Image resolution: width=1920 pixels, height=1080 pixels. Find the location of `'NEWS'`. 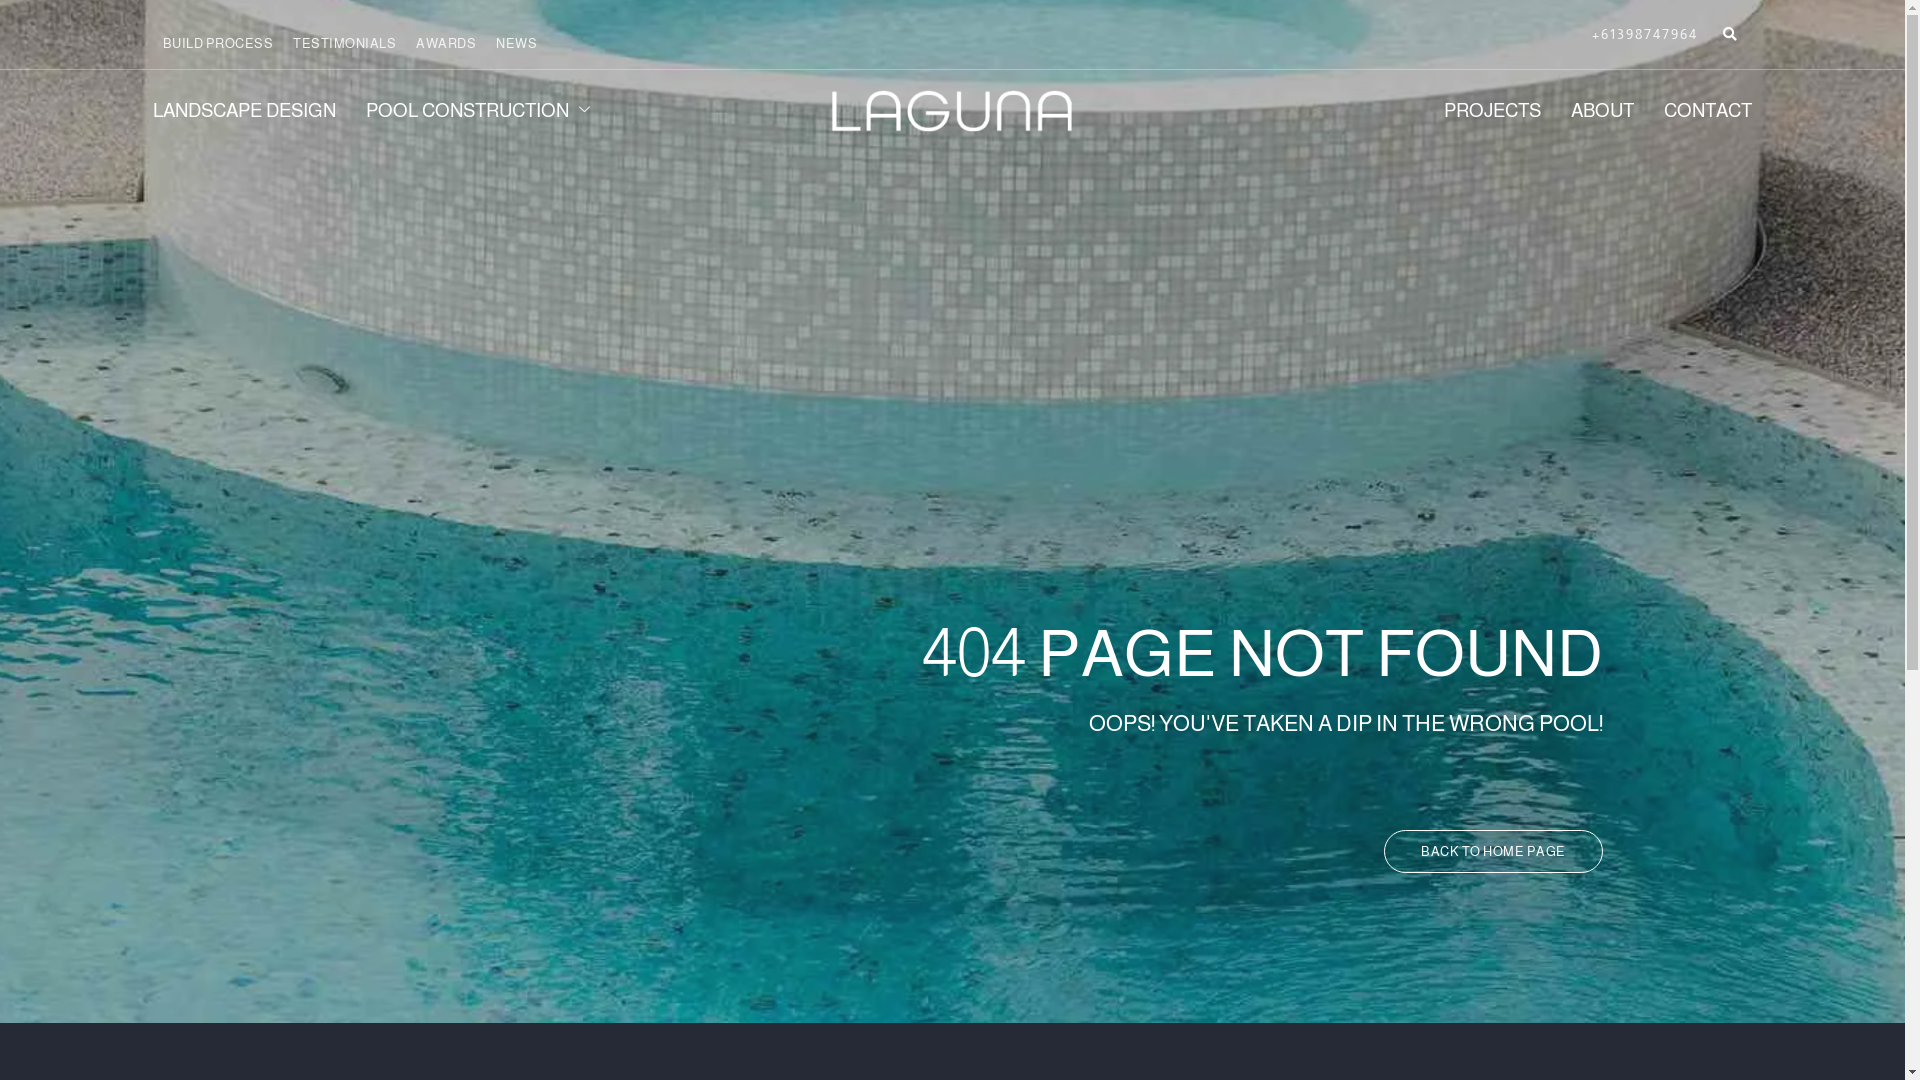

'NEWS' is located at coordinates (516, 44).